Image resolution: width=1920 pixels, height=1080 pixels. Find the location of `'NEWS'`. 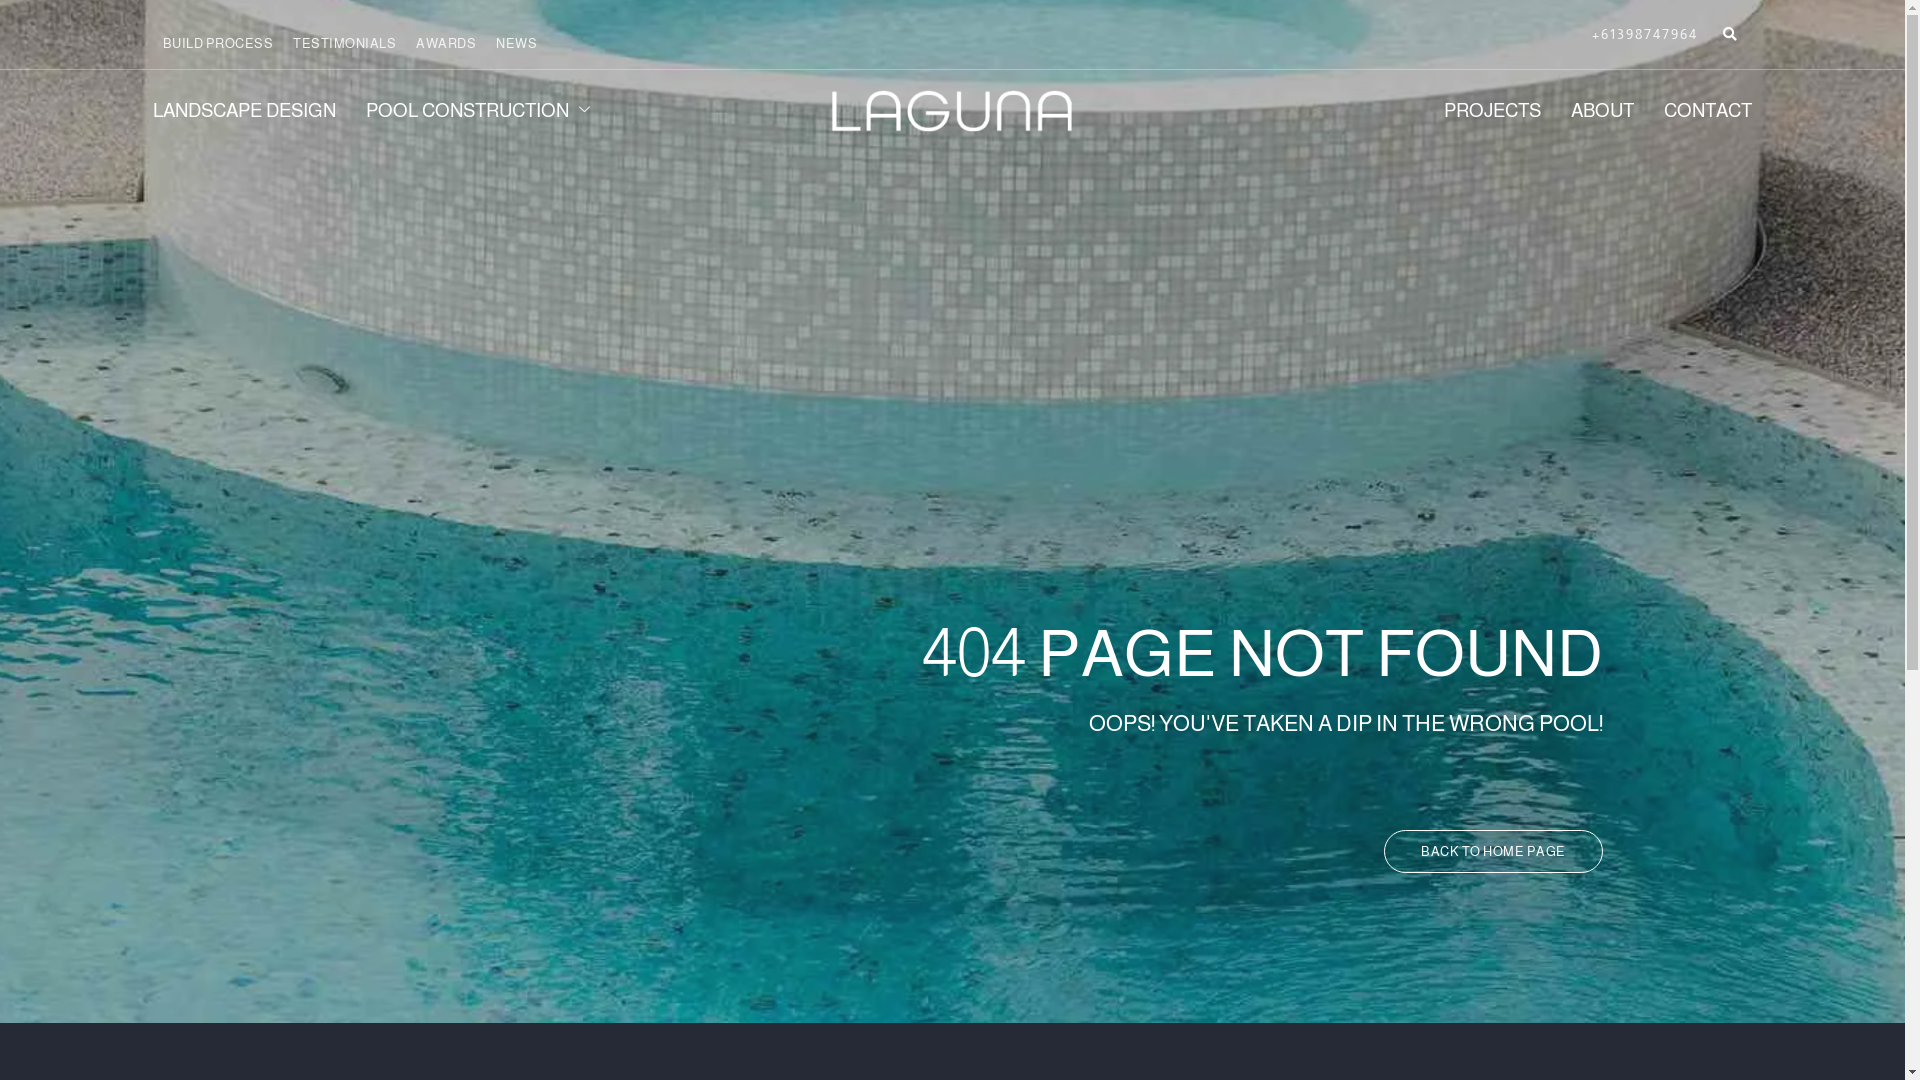

'NEWS' is located at coordinates (516, 44).